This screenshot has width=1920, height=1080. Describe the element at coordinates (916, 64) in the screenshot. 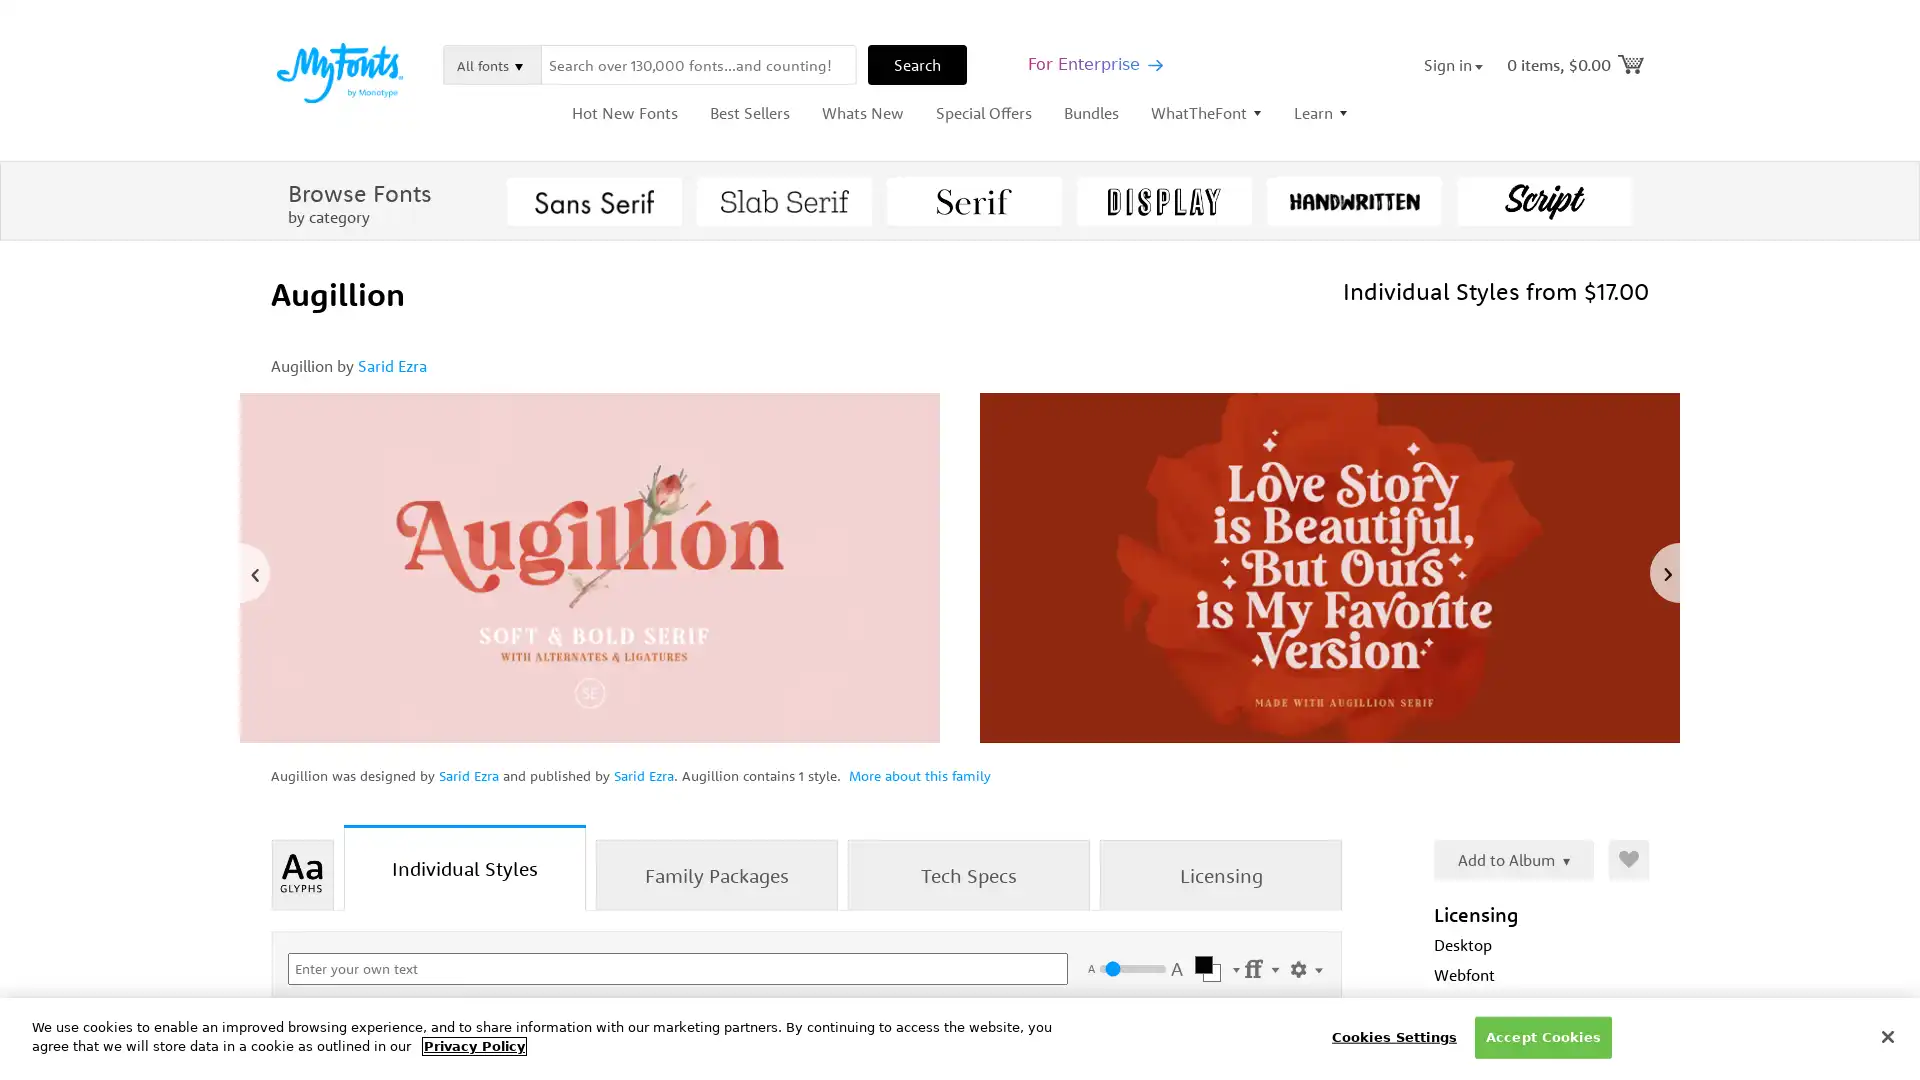

I see `Search` at that location.